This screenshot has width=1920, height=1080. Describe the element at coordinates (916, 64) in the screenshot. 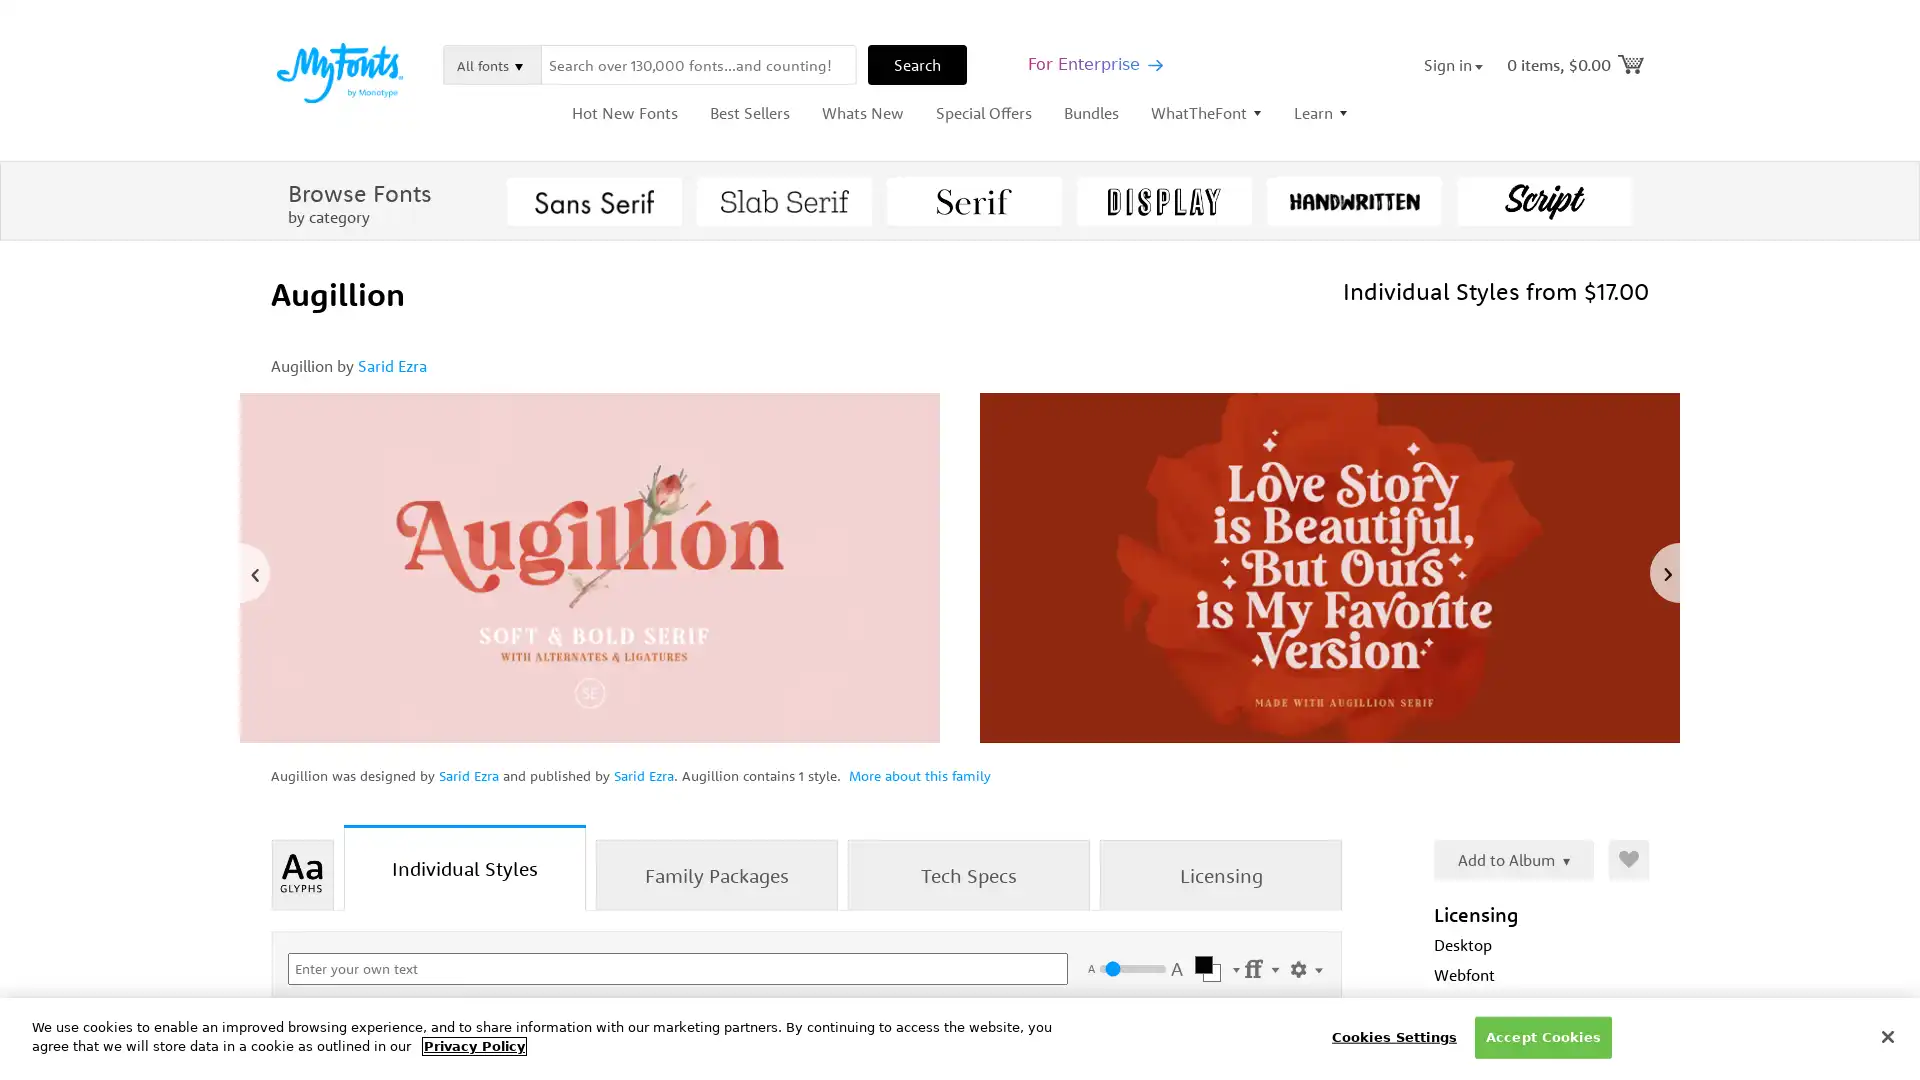

I see `Search` at that location.